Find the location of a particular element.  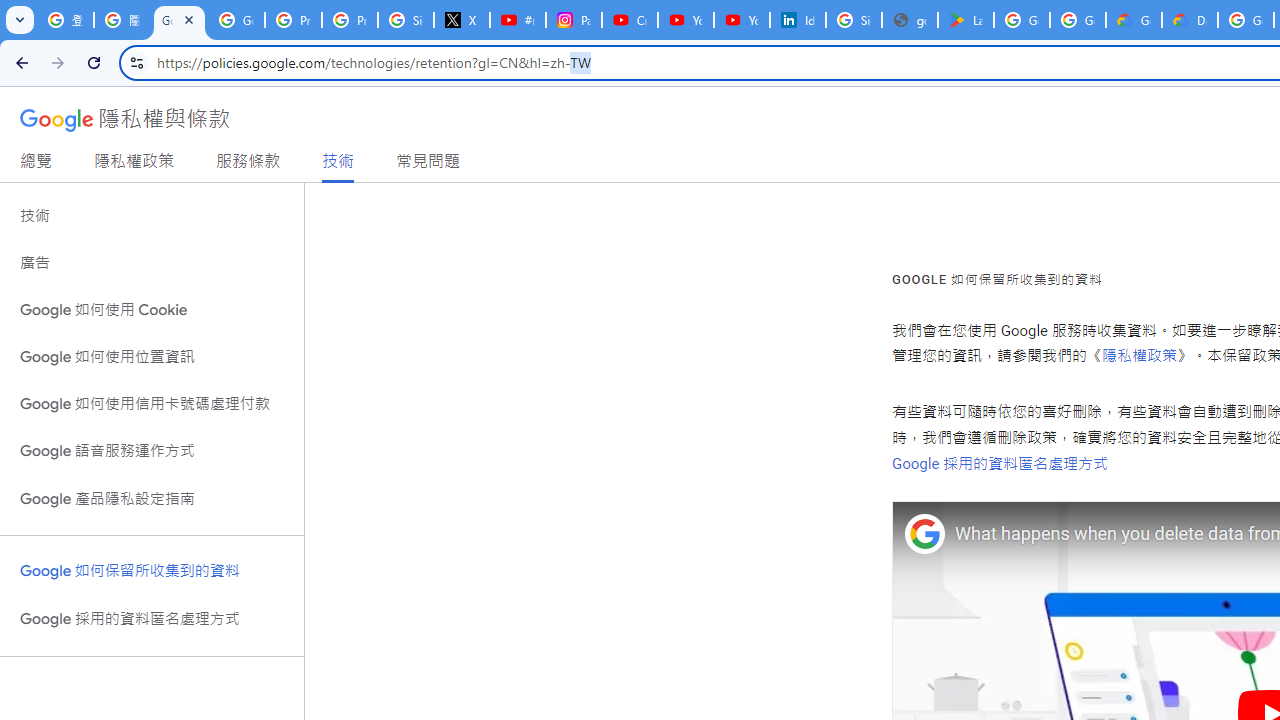

'YouTube Culture & Trends - YouTube Top 10, 2021' is located at coordinates (741, 20).